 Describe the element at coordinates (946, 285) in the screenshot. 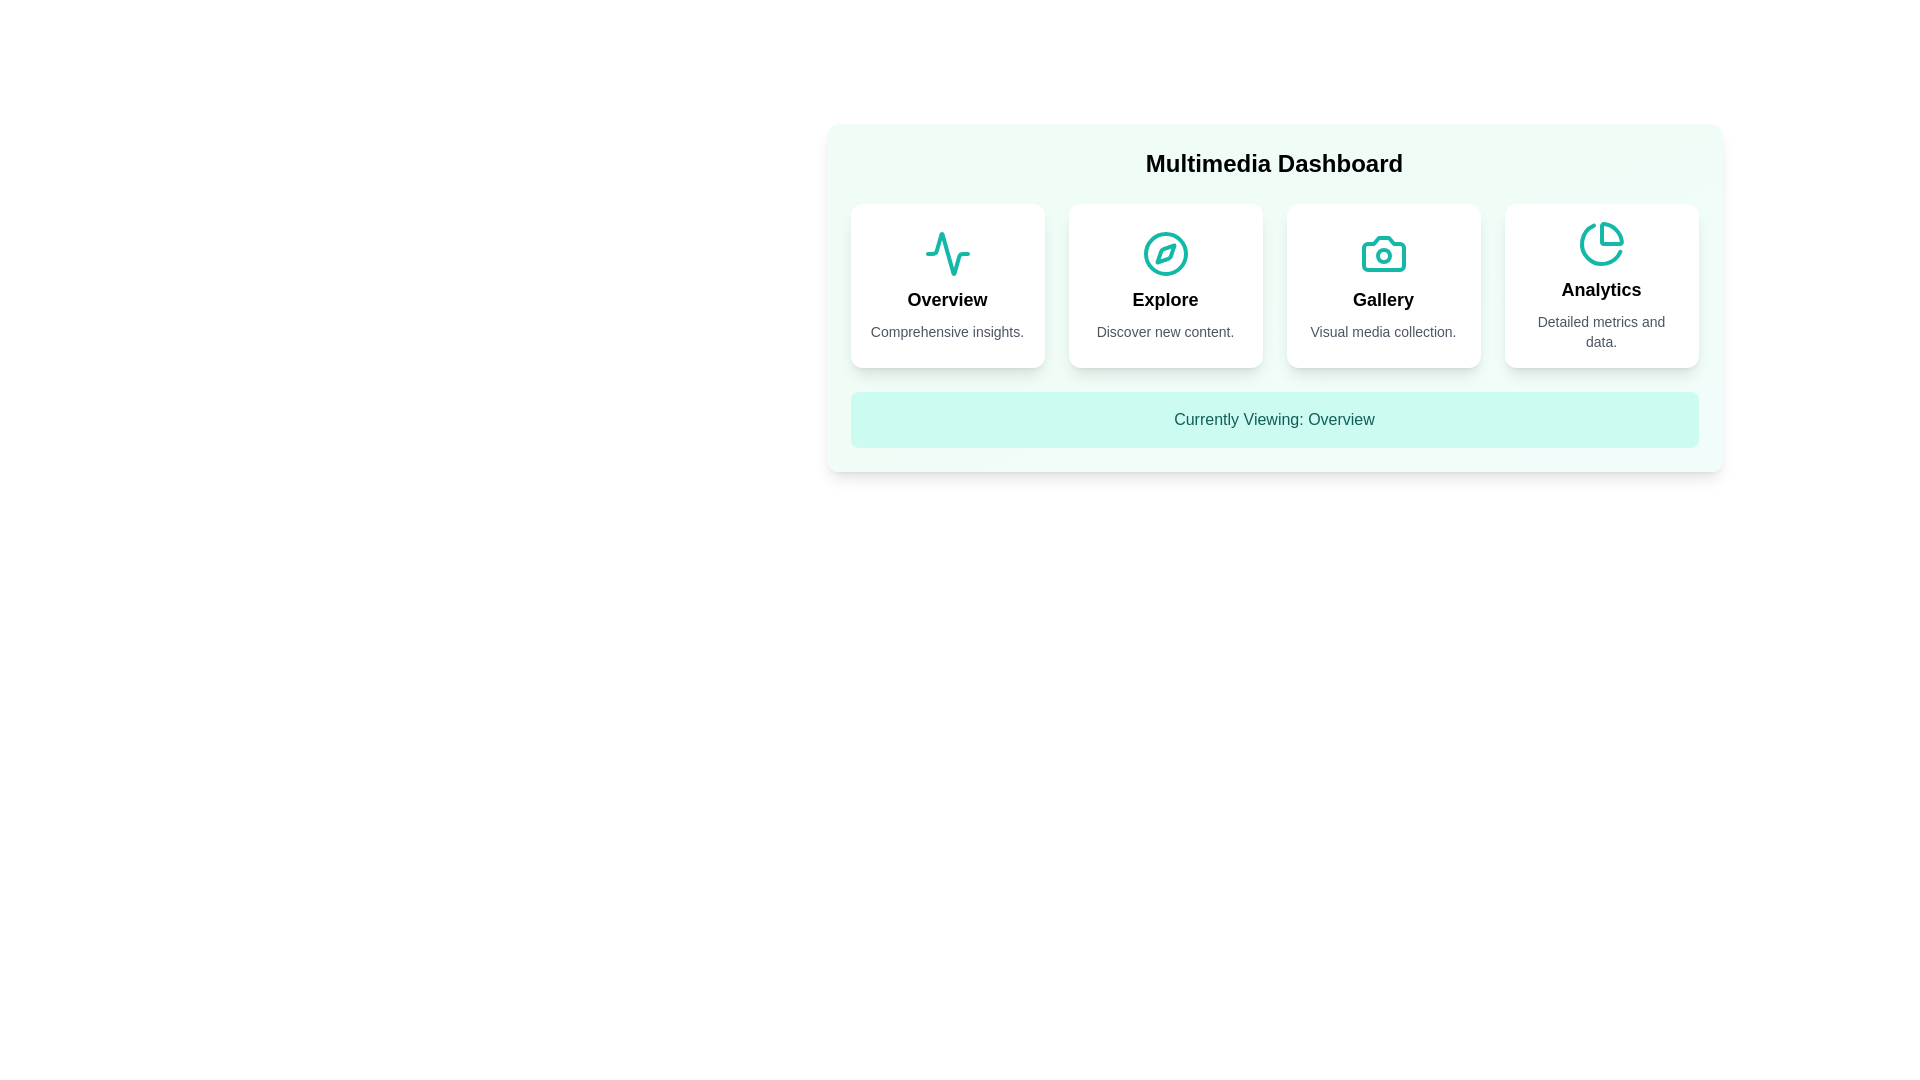

I see `the section Overview by clicking on its card` at that location.